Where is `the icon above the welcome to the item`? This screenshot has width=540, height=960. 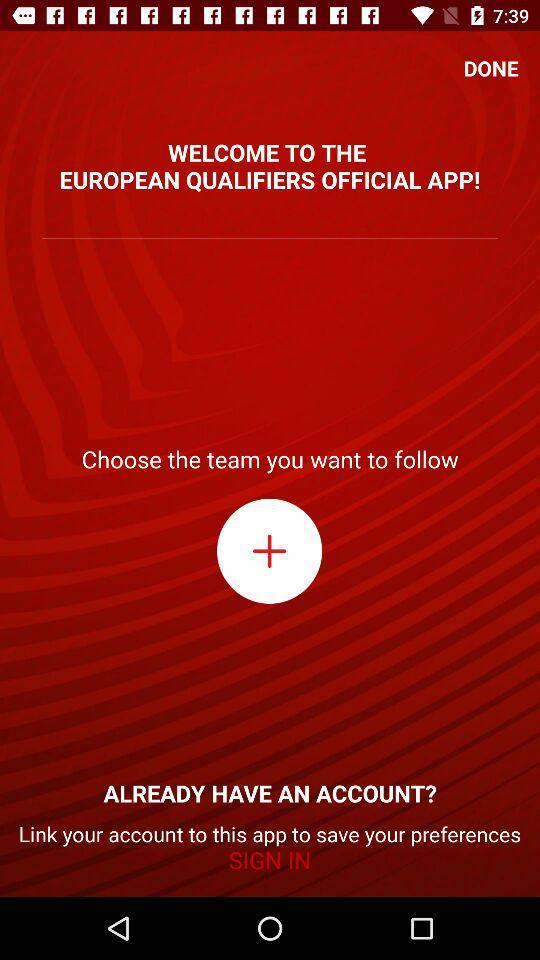
the icon above the welcome to the item is located at coordinates (490, 68).